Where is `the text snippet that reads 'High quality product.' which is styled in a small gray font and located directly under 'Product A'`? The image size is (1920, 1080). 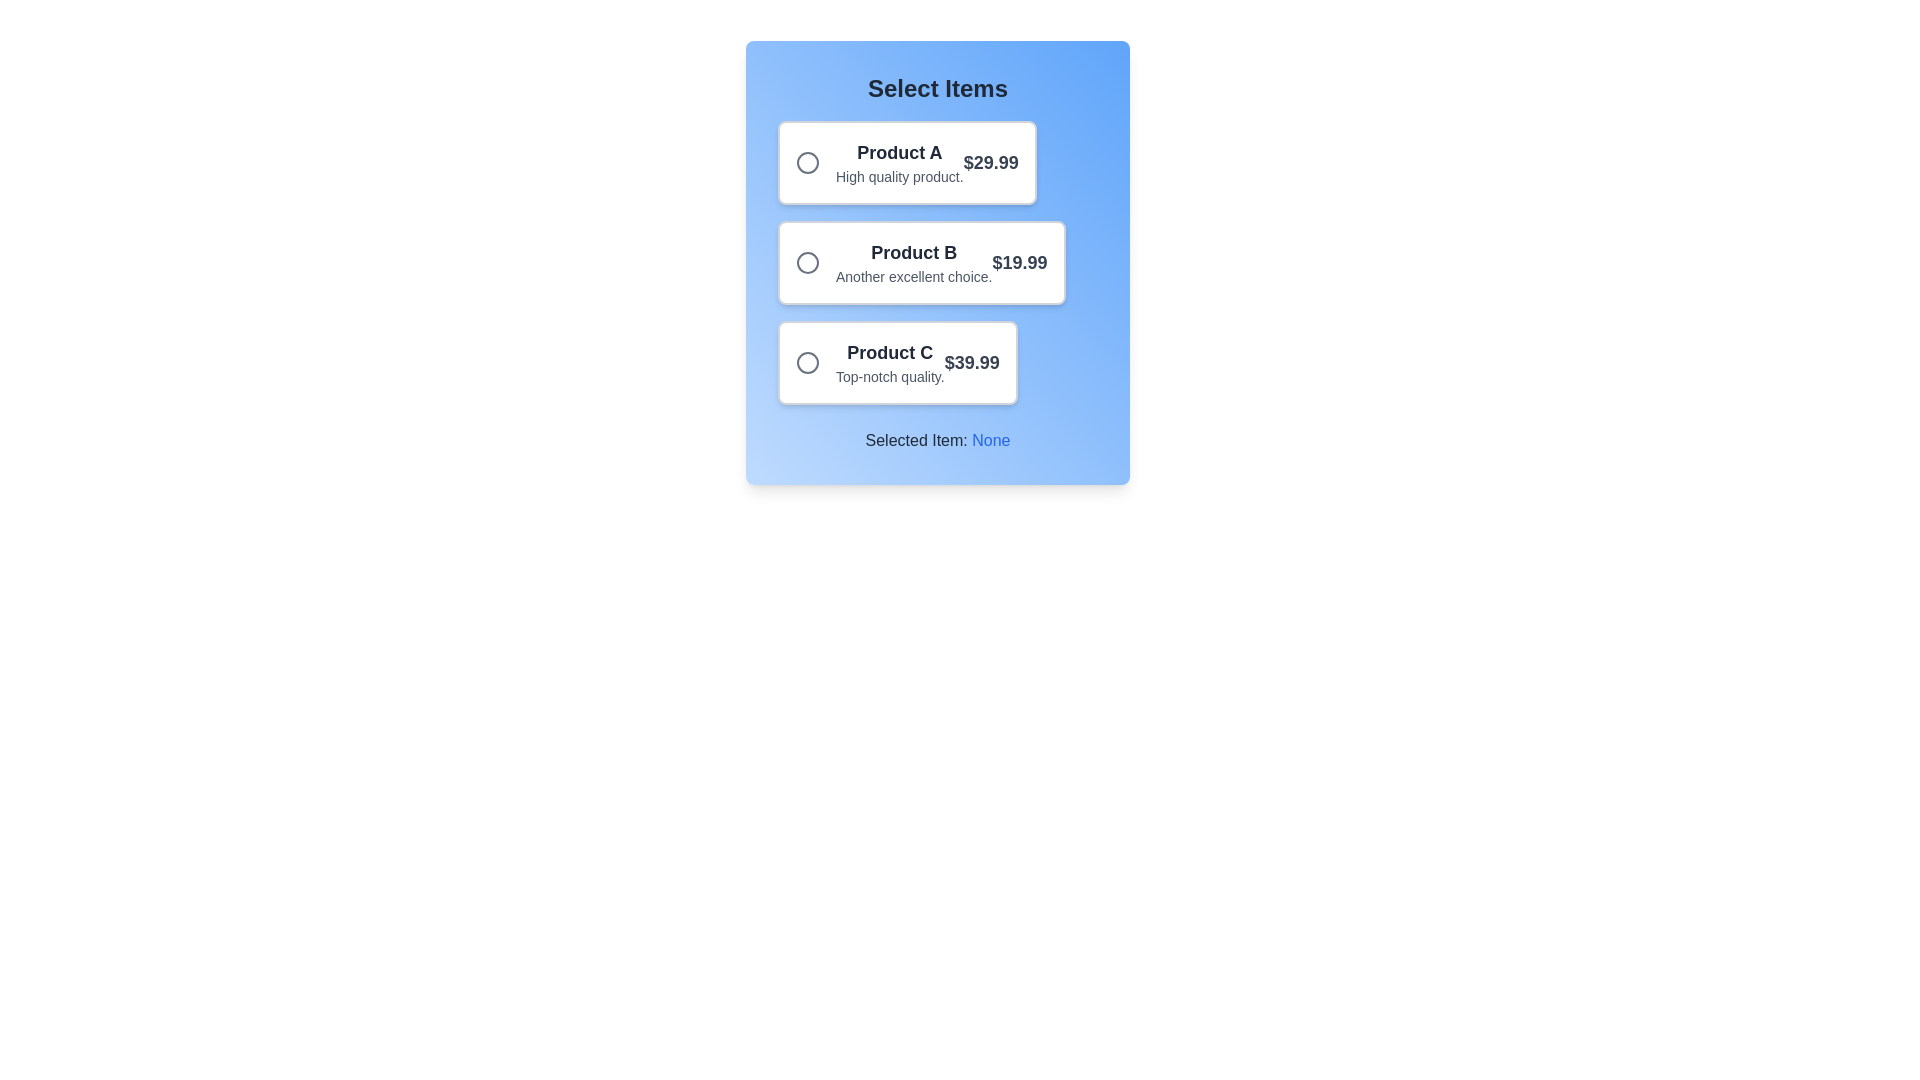
the text snippet that reads 'High quality product.' which is styled in a small gray font and located directly under 'Product A' is located at coordinates (898, 176).